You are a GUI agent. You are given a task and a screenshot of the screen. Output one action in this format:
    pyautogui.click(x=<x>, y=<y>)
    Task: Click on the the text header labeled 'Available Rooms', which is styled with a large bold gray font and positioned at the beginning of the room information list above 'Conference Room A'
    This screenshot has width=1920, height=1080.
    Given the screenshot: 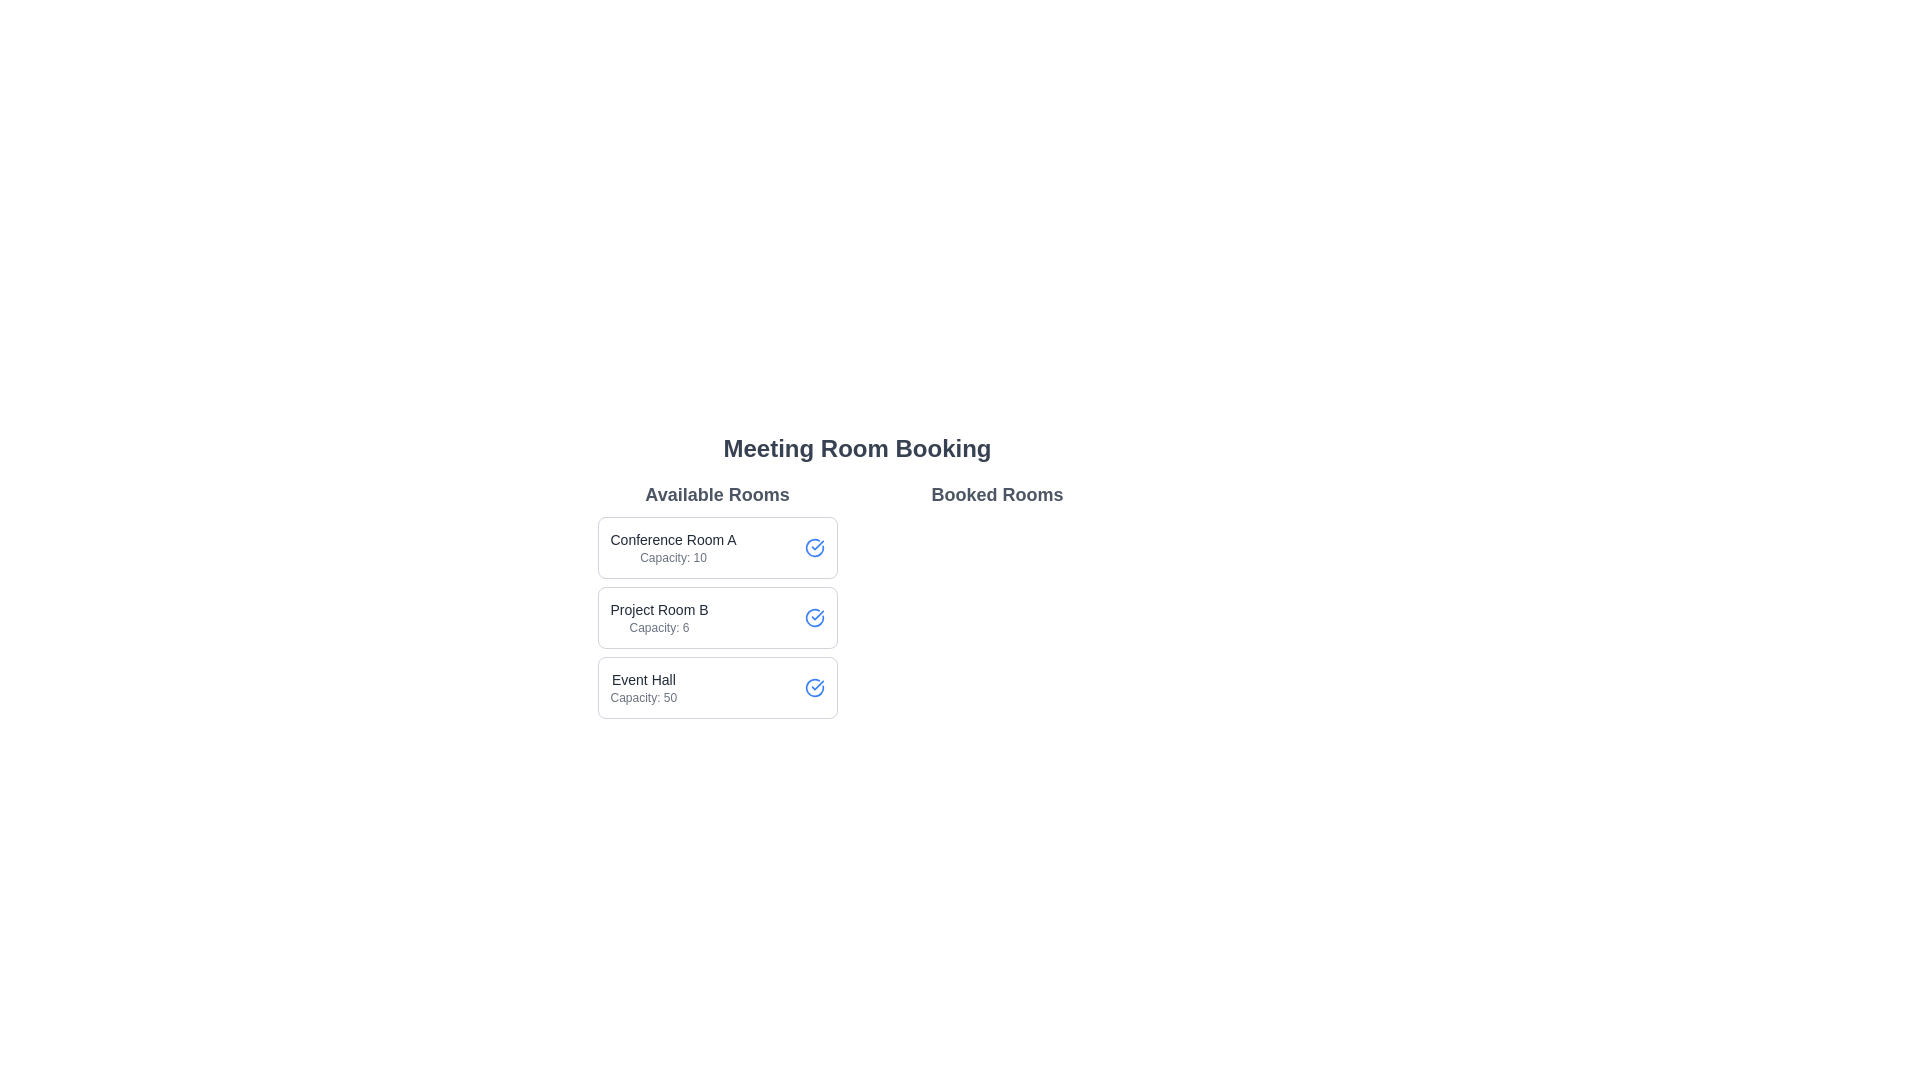 What is the action you would take?
    pyautogui.click(x=717, y=494)
    